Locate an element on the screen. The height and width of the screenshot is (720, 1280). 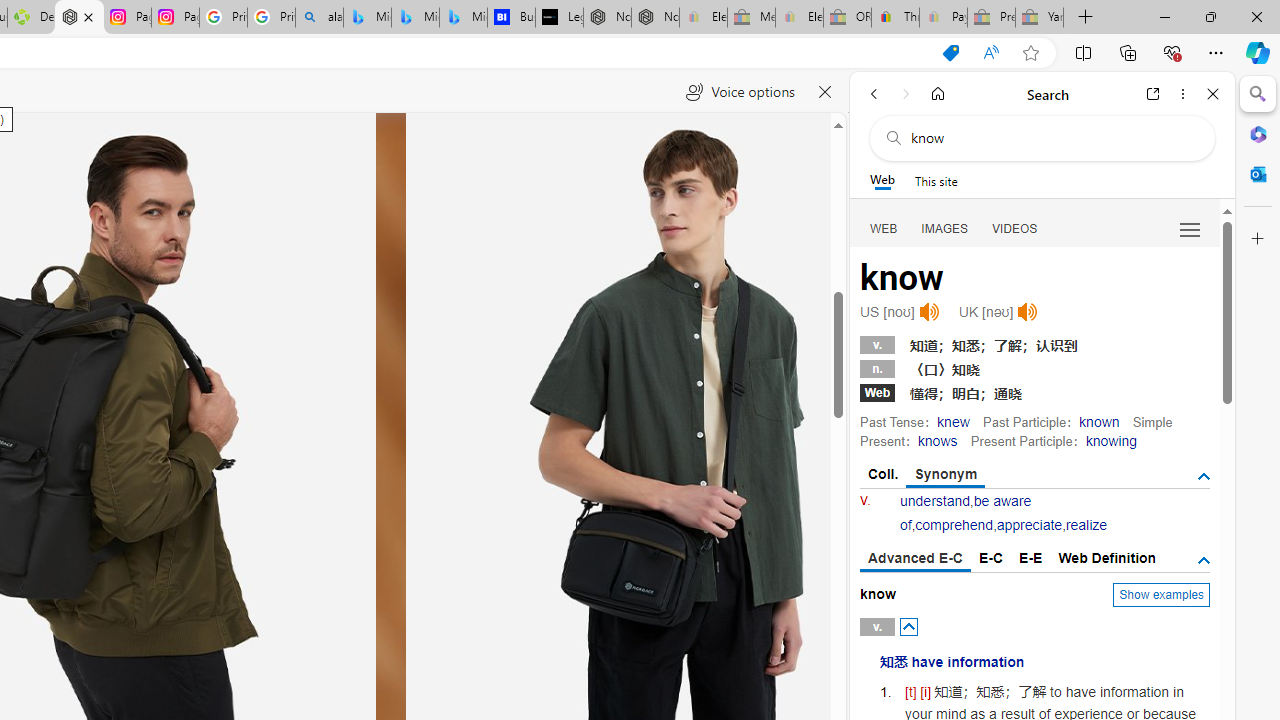
'Search Filter, VIDEOS' is located at coordinates (1015, 227).